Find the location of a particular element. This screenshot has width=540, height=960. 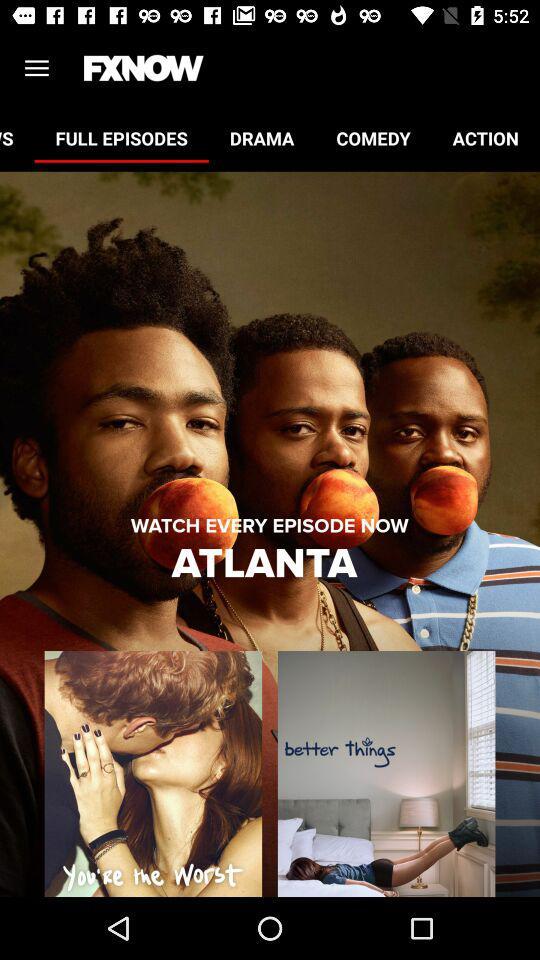

the item next to the comedy is located at coordinates (262, 137).